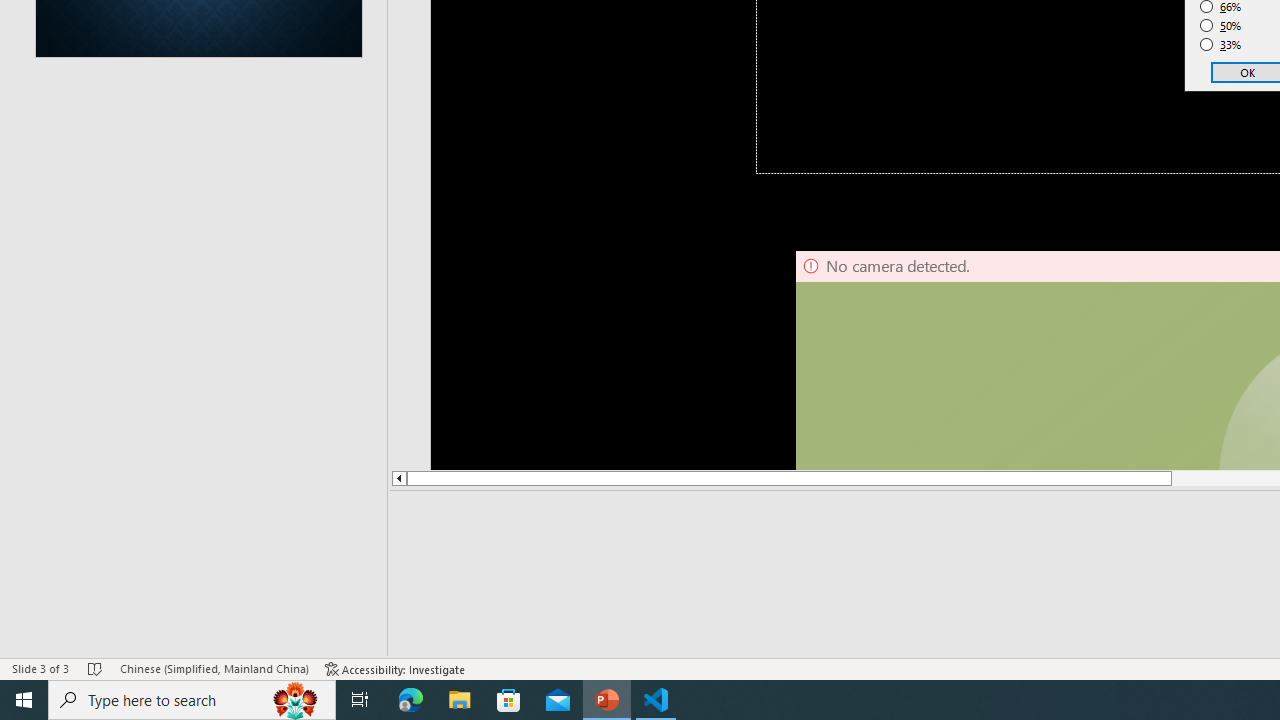 This screenshot has height=720, width=1280. I want to click on 'Visual Studio Code - 1 running window', so click(656, 698).